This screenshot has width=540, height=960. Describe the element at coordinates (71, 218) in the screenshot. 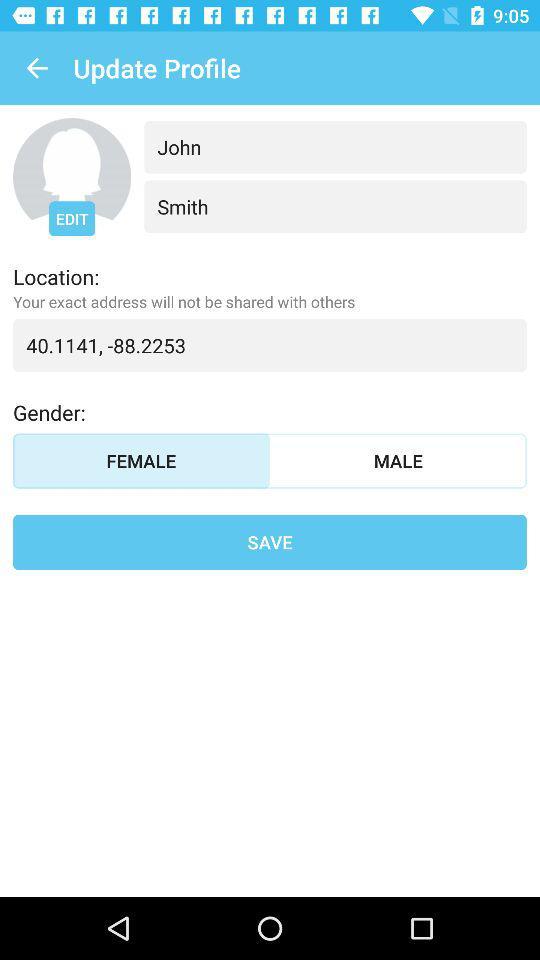

I see `the icon above location: icon` at that location.